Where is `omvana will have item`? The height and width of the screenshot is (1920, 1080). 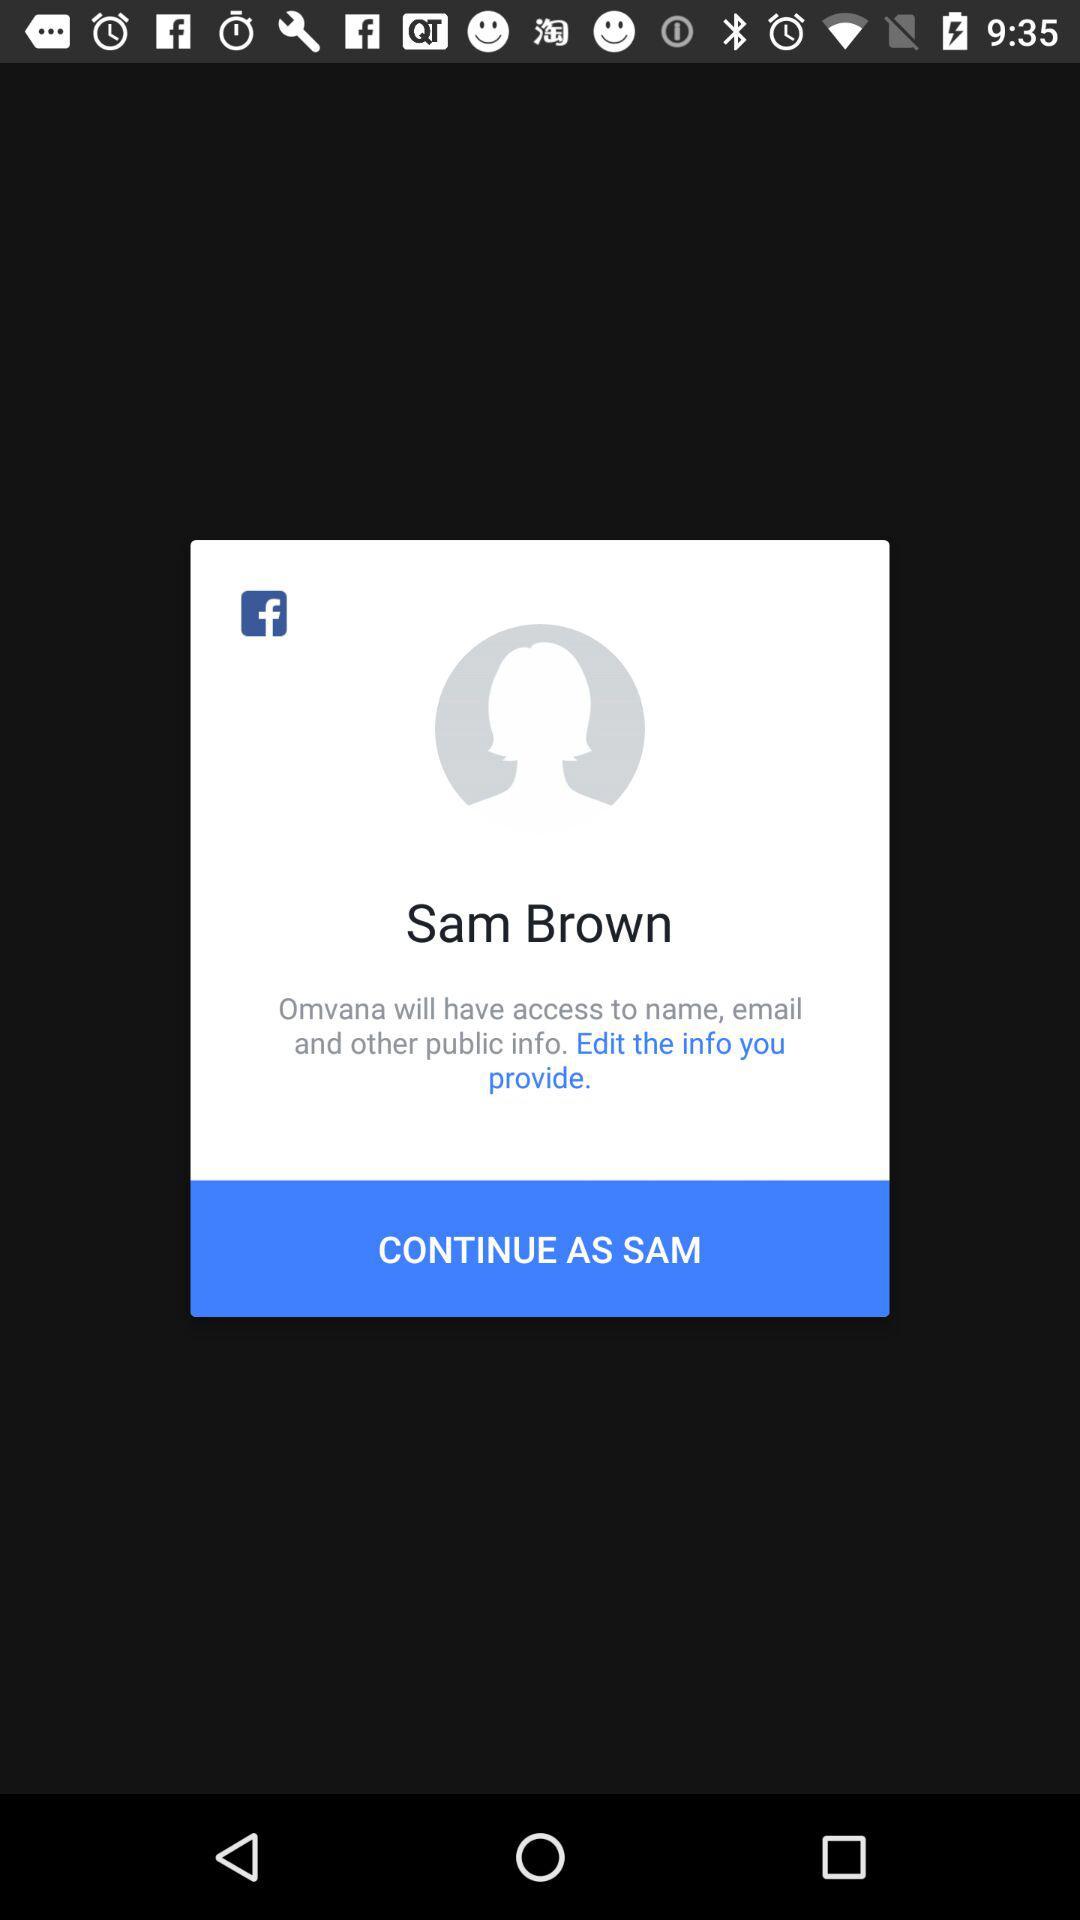 omvana will have item is located at coordinates (540, 1041).